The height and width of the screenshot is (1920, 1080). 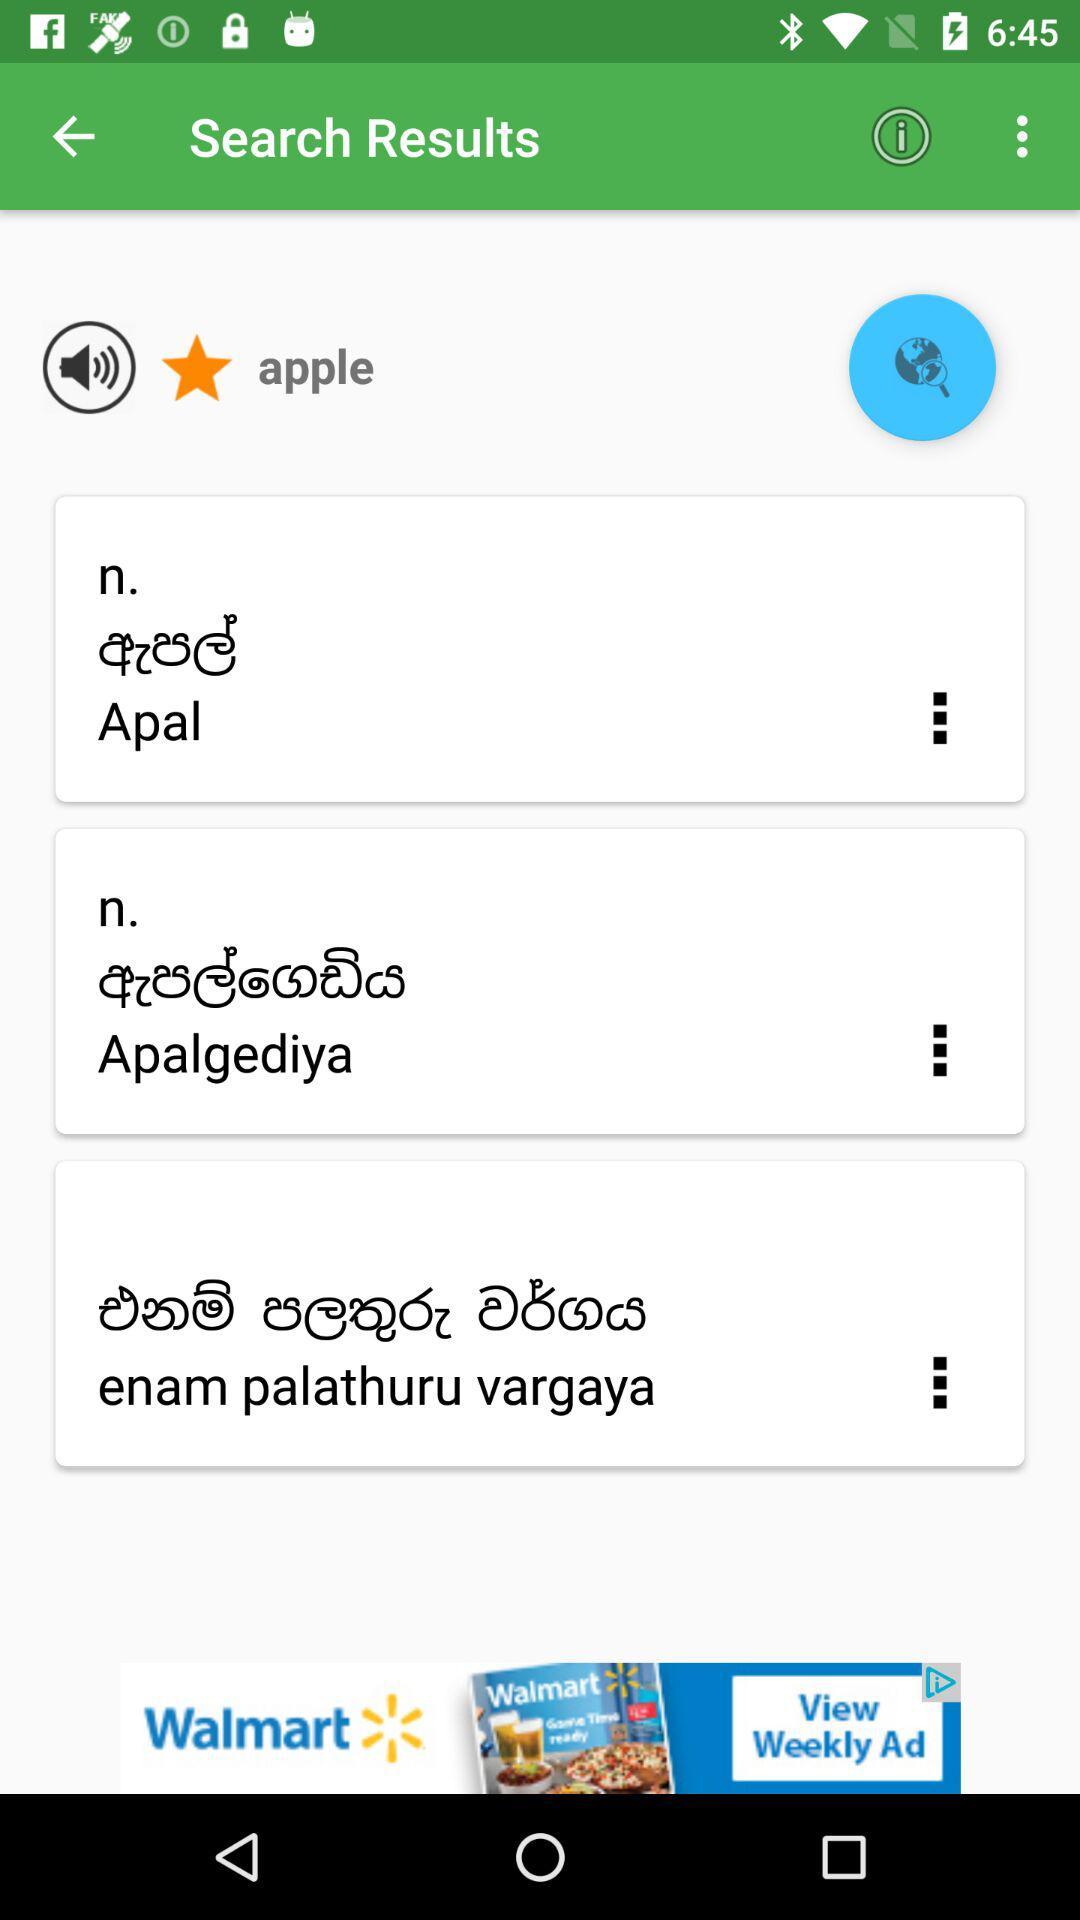 What do you see at coordinates (88, 367) in the screenshot?
I see `the volume icon` at bounding box center [88, 367].